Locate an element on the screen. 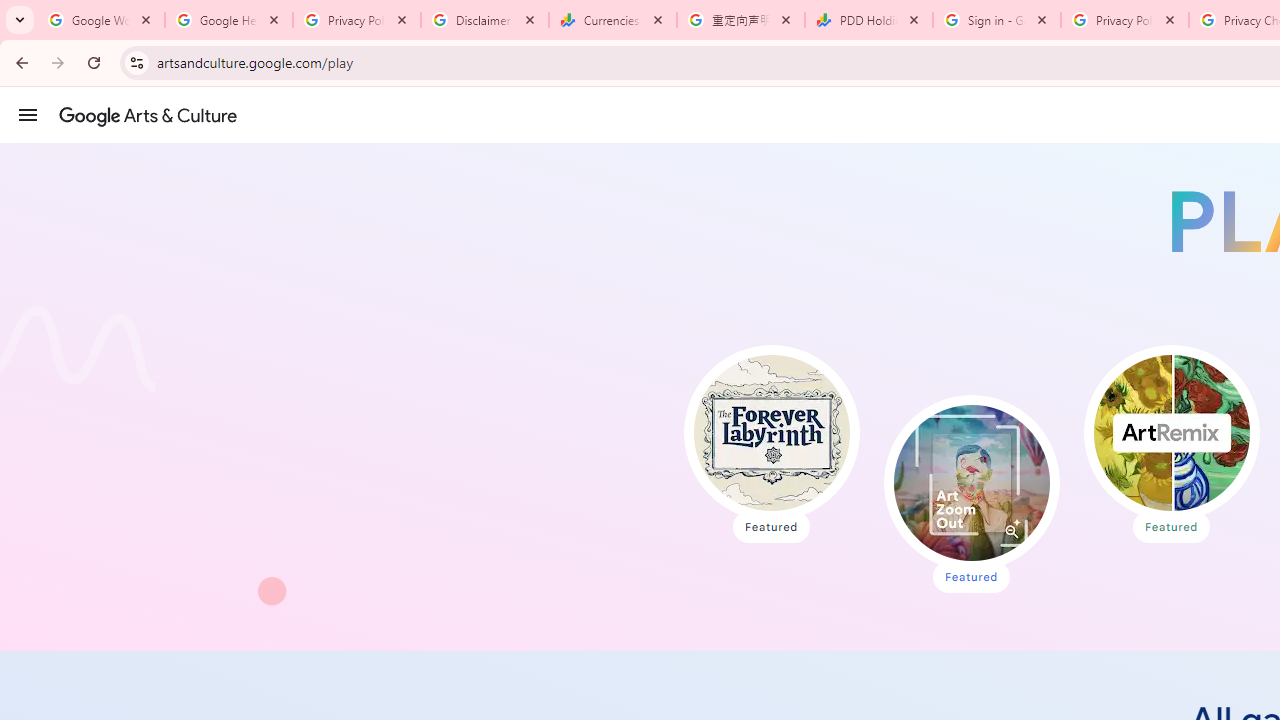 Image resolution: width=1280 pixels, height=720 pixels. 'Google Workspace Admin Community' is located at coordinates (100, 20).